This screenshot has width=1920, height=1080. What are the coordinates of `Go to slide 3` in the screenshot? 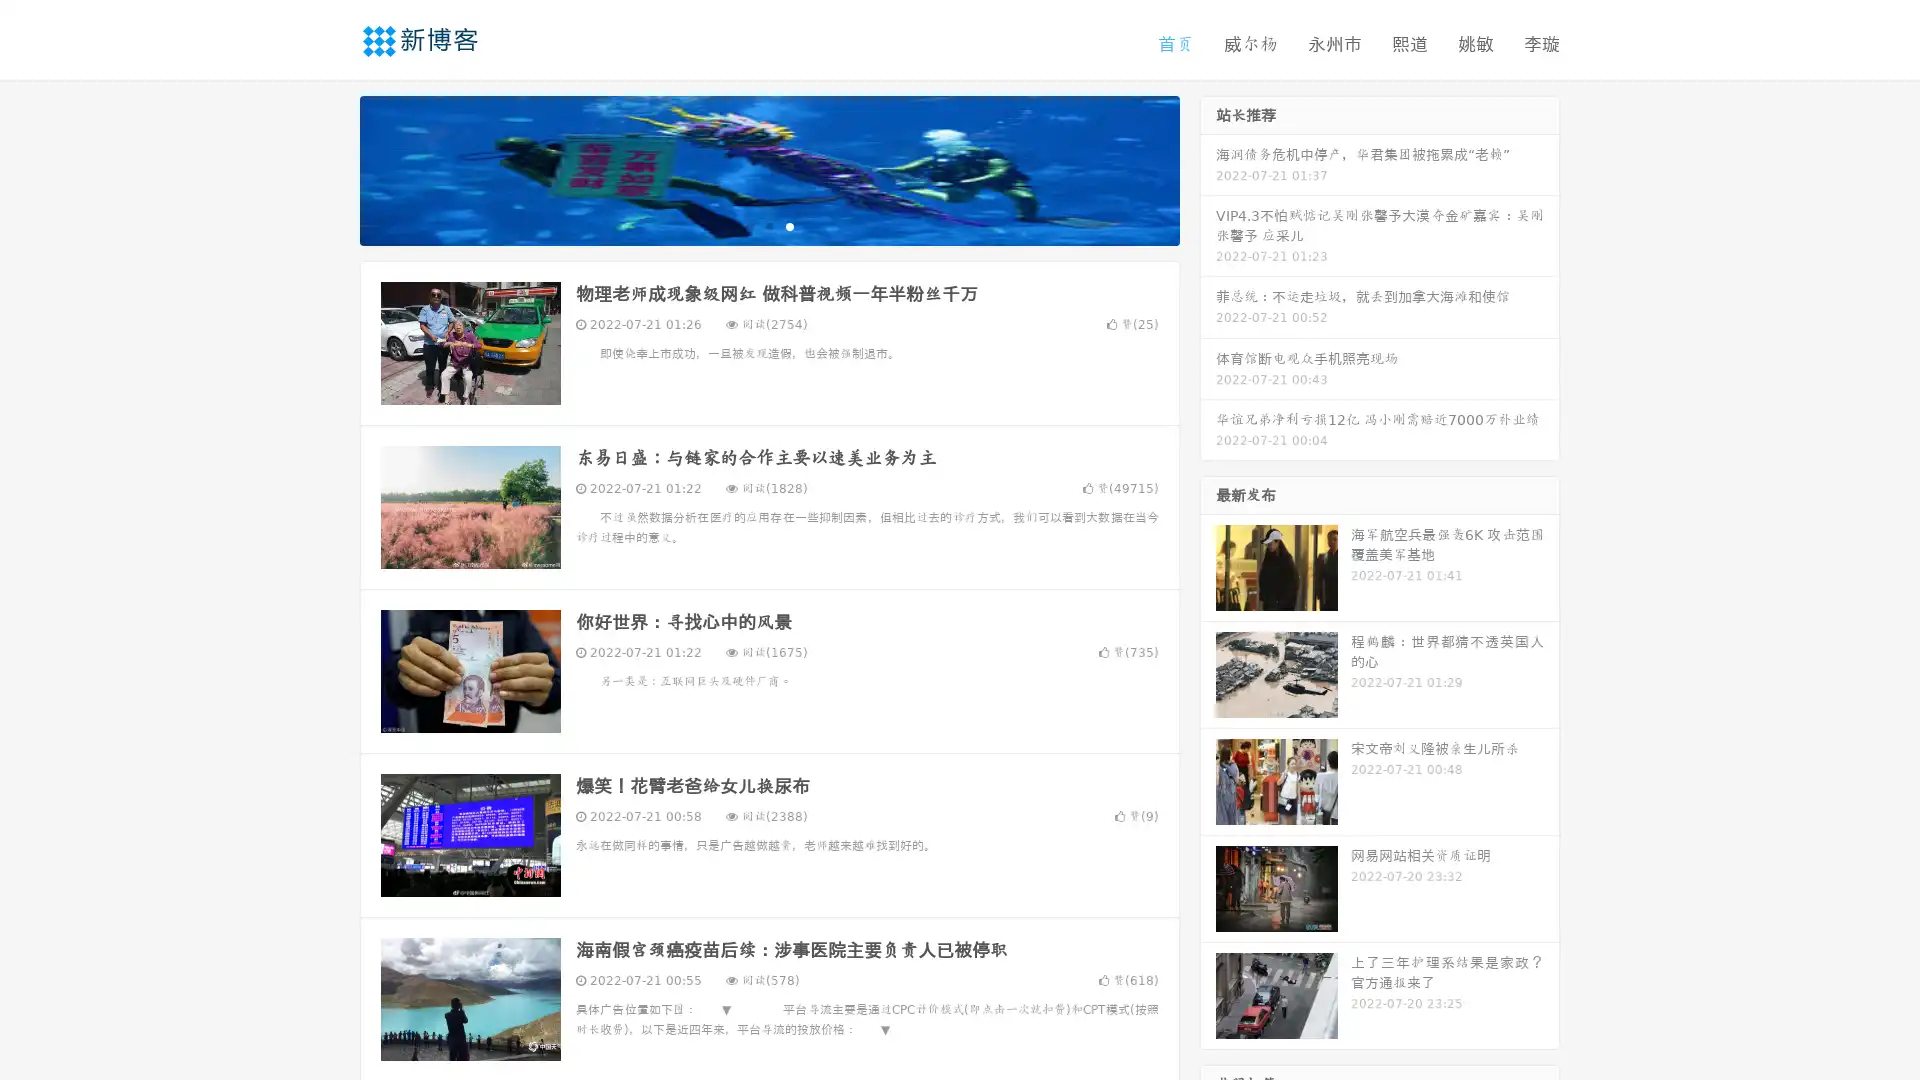 It's located at (789, 225).